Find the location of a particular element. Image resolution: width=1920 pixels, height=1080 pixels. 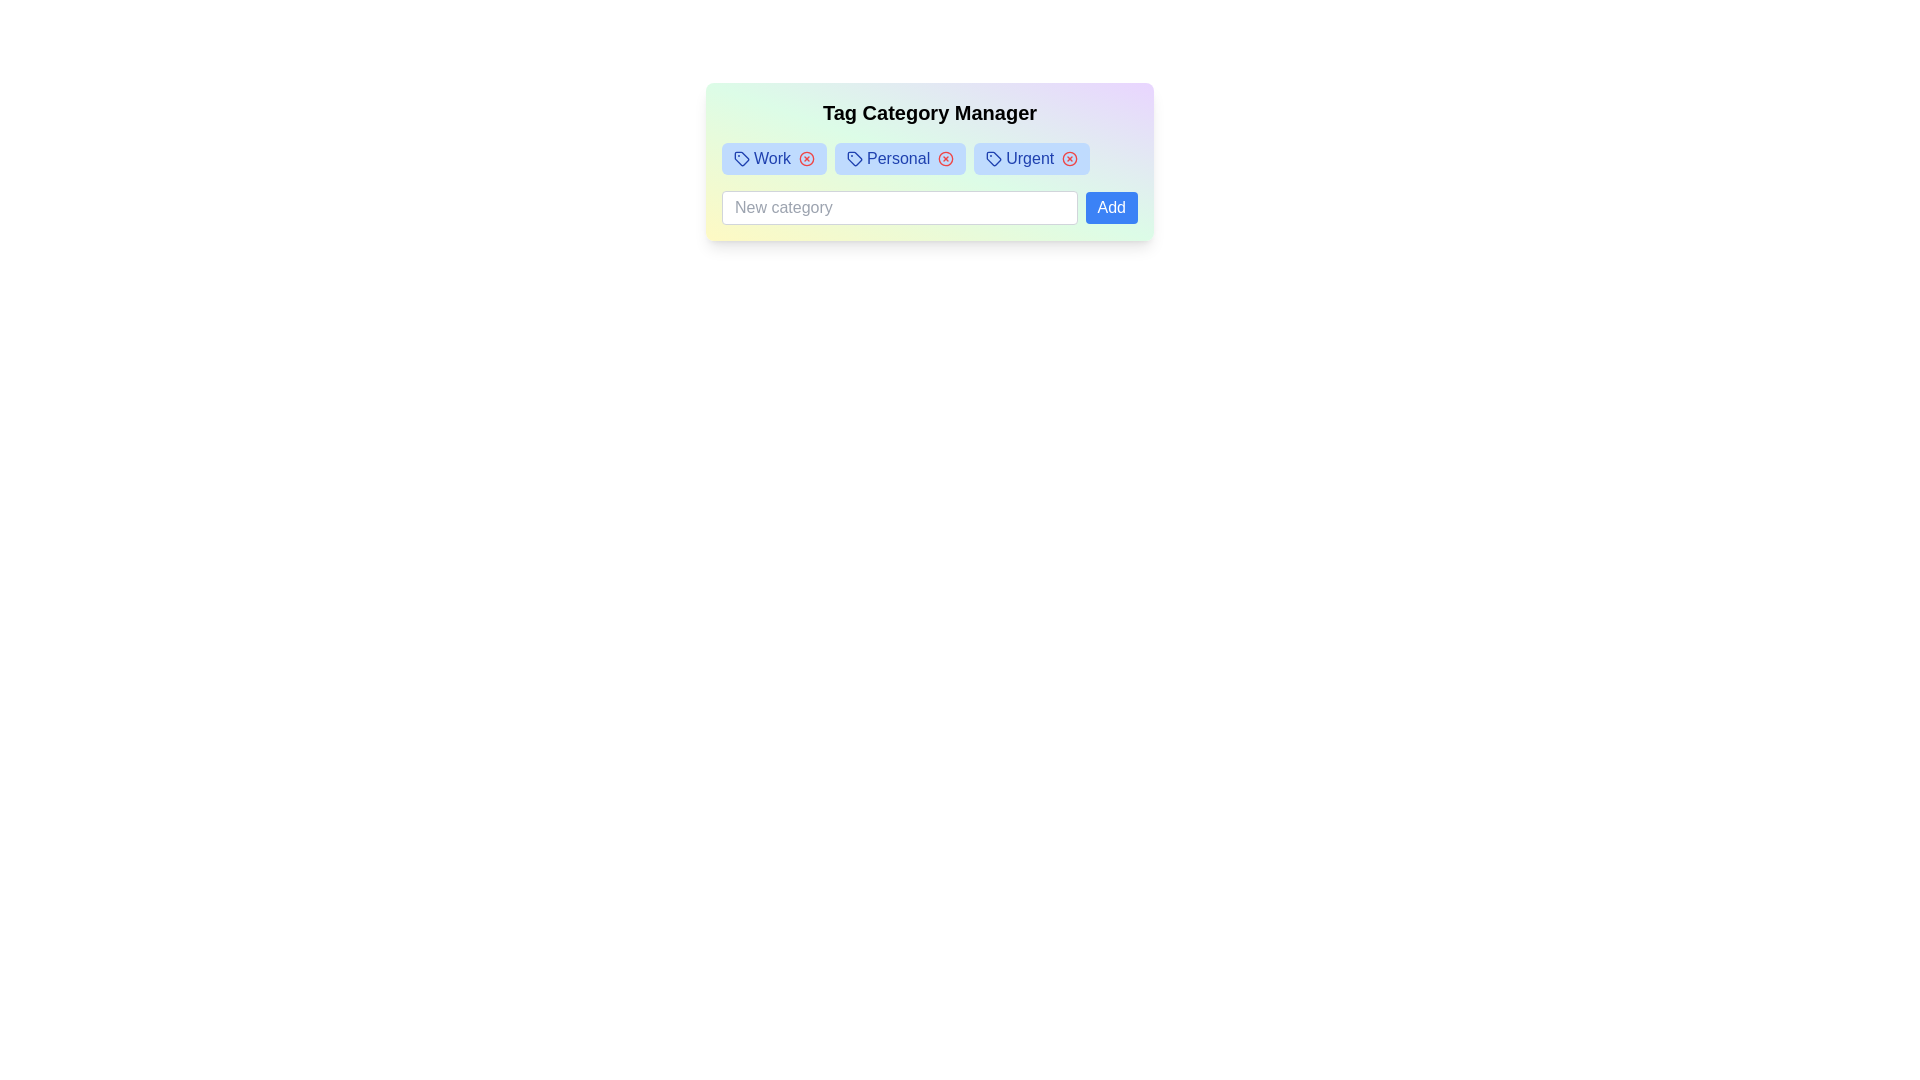

the tag icon inside the 'Personal' button is located at coordinates (854, 157).